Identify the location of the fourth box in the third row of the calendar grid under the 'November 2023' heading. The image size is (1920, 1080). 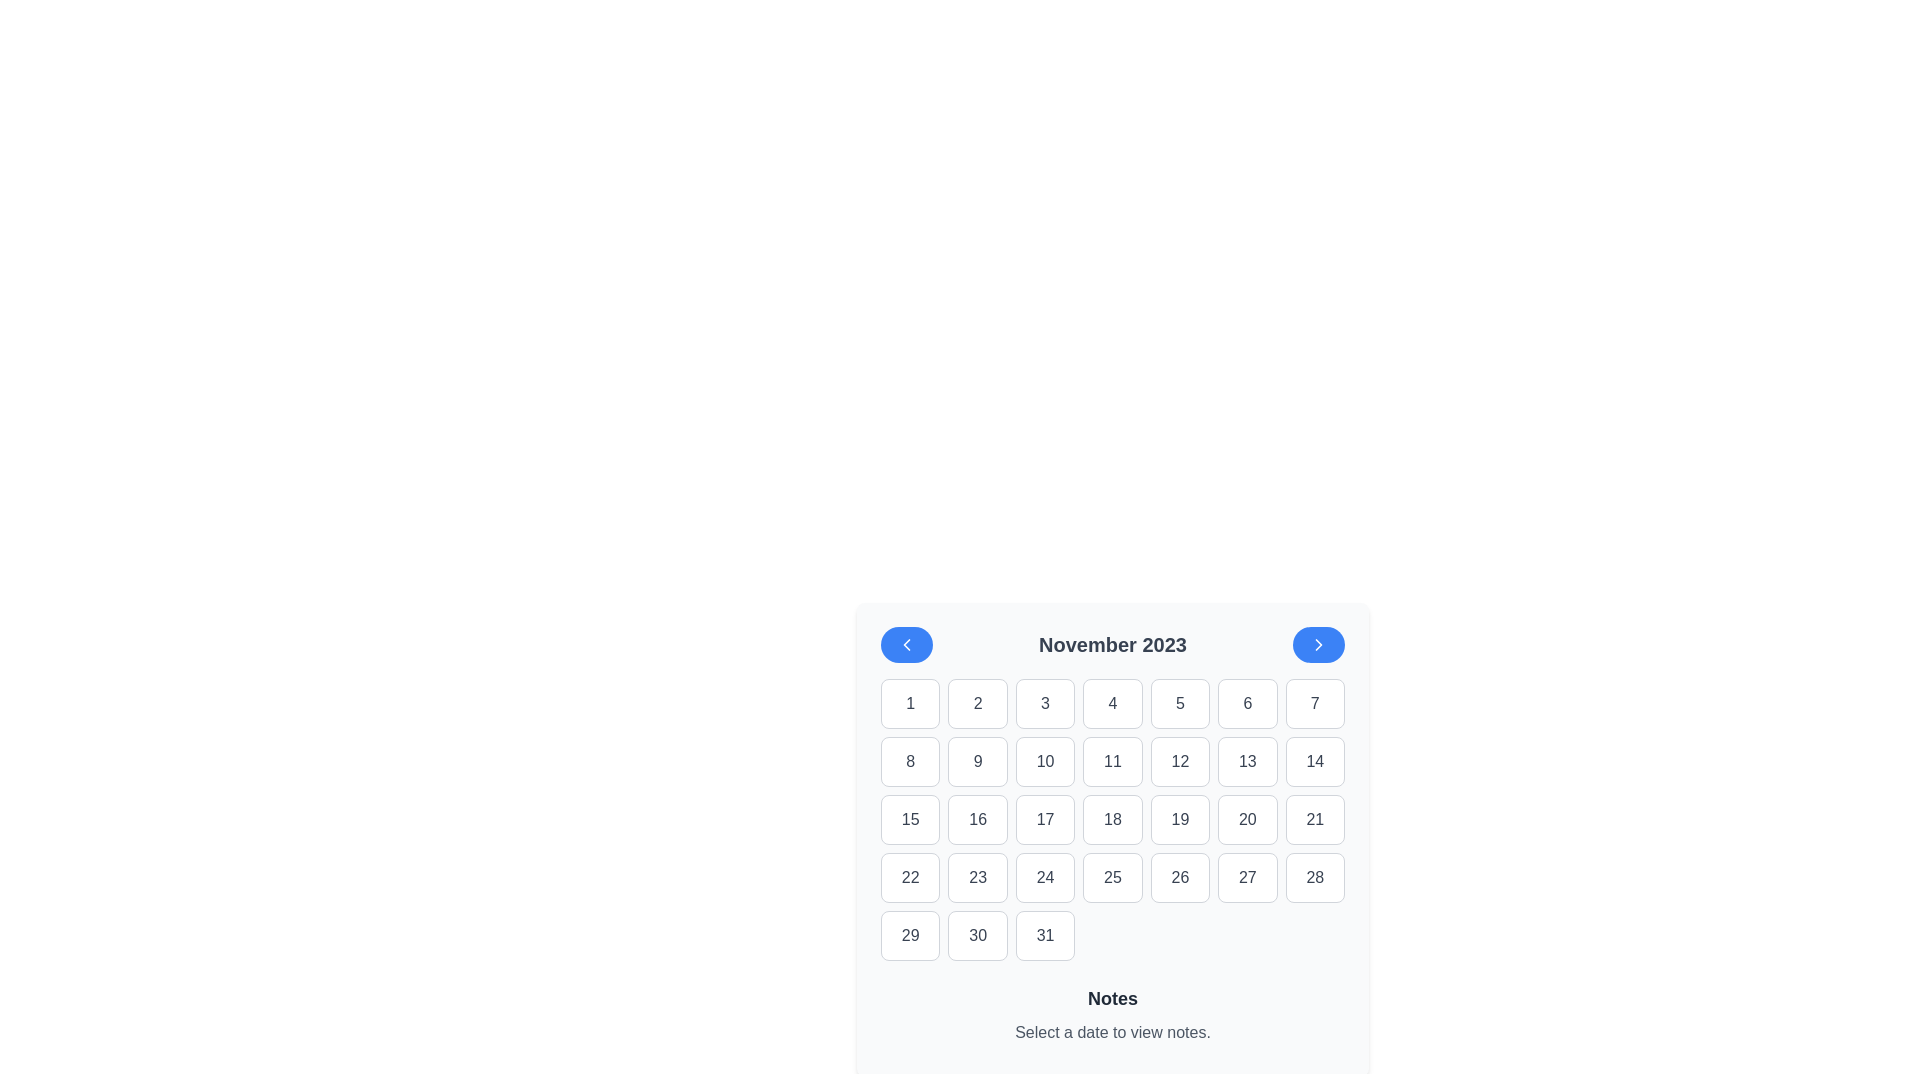
(1112, 820).